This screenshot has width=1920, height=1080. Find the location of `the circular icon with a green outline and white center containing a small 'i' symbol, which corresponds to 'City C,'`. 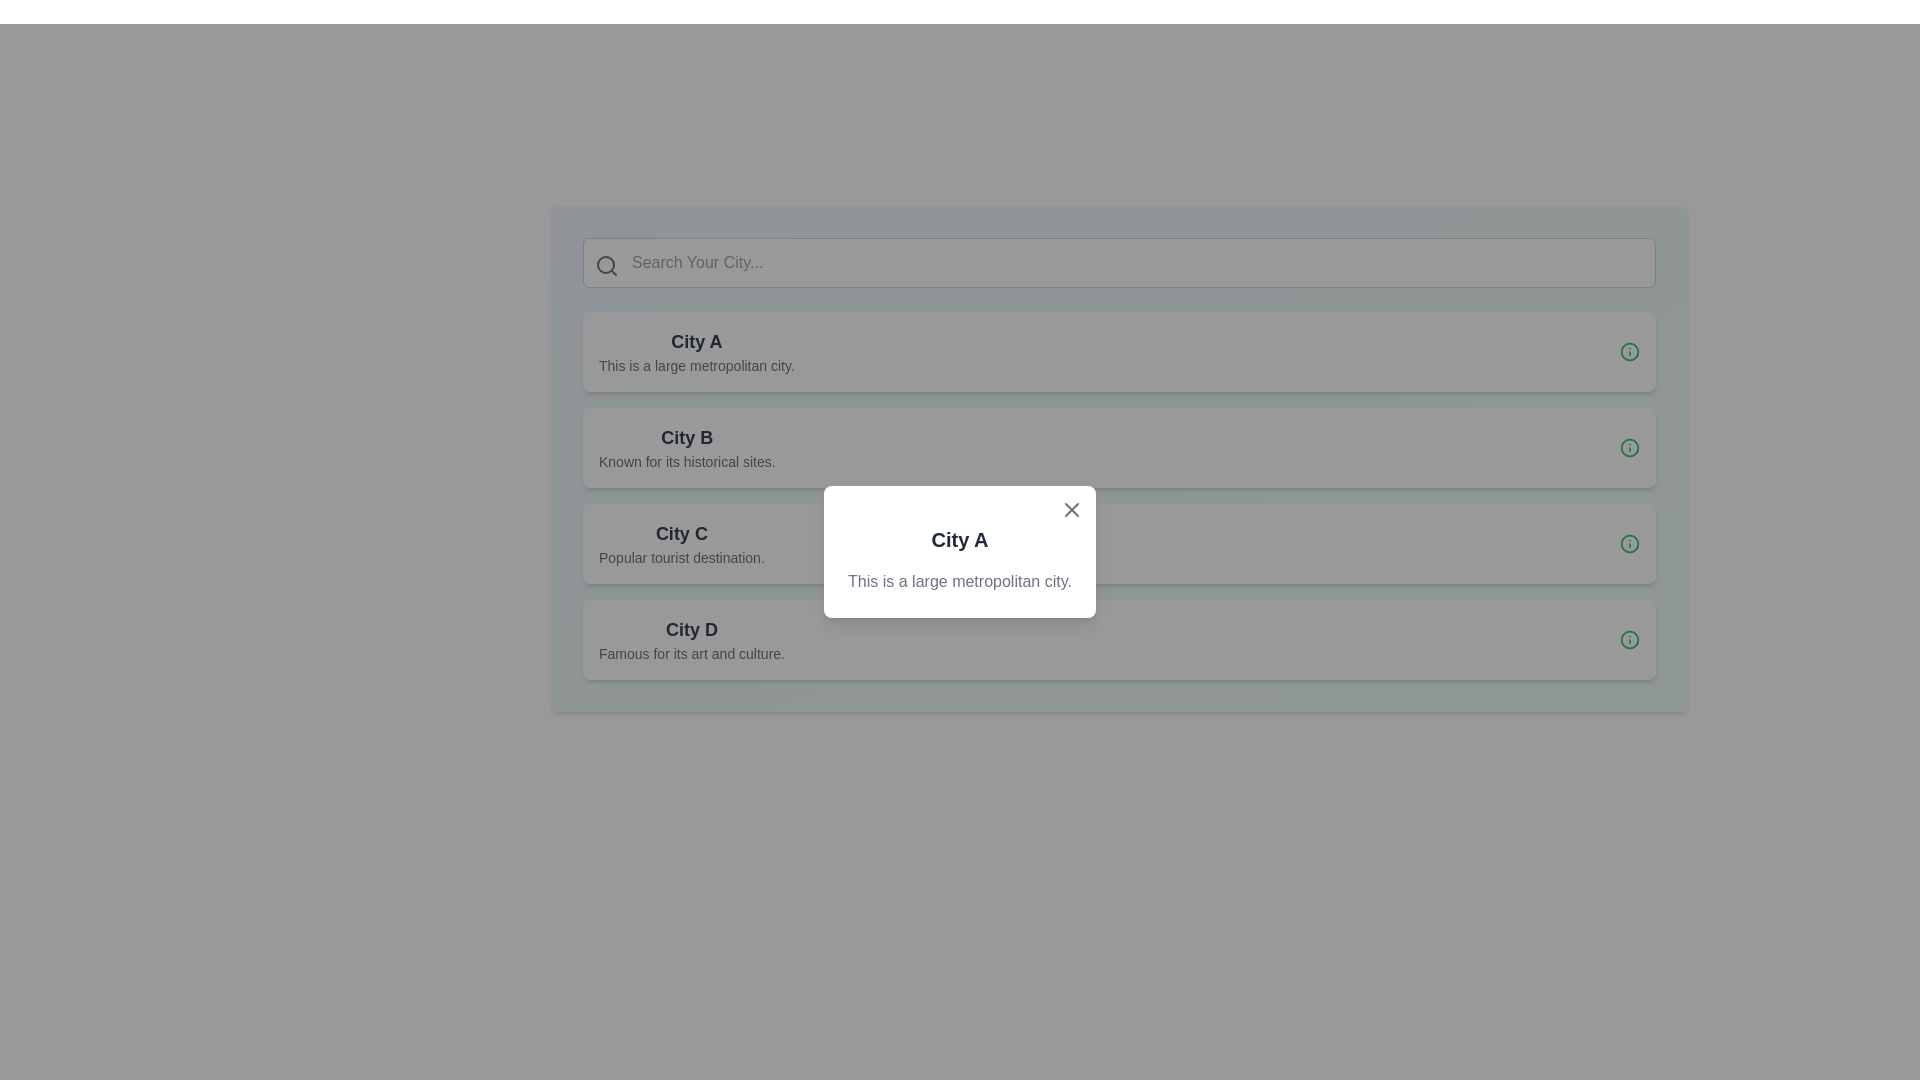

the circular icon with a green outline and white center containing a small 'i' symbol, which corresponds to 'City C,' is located at coordinates (1630, 543).